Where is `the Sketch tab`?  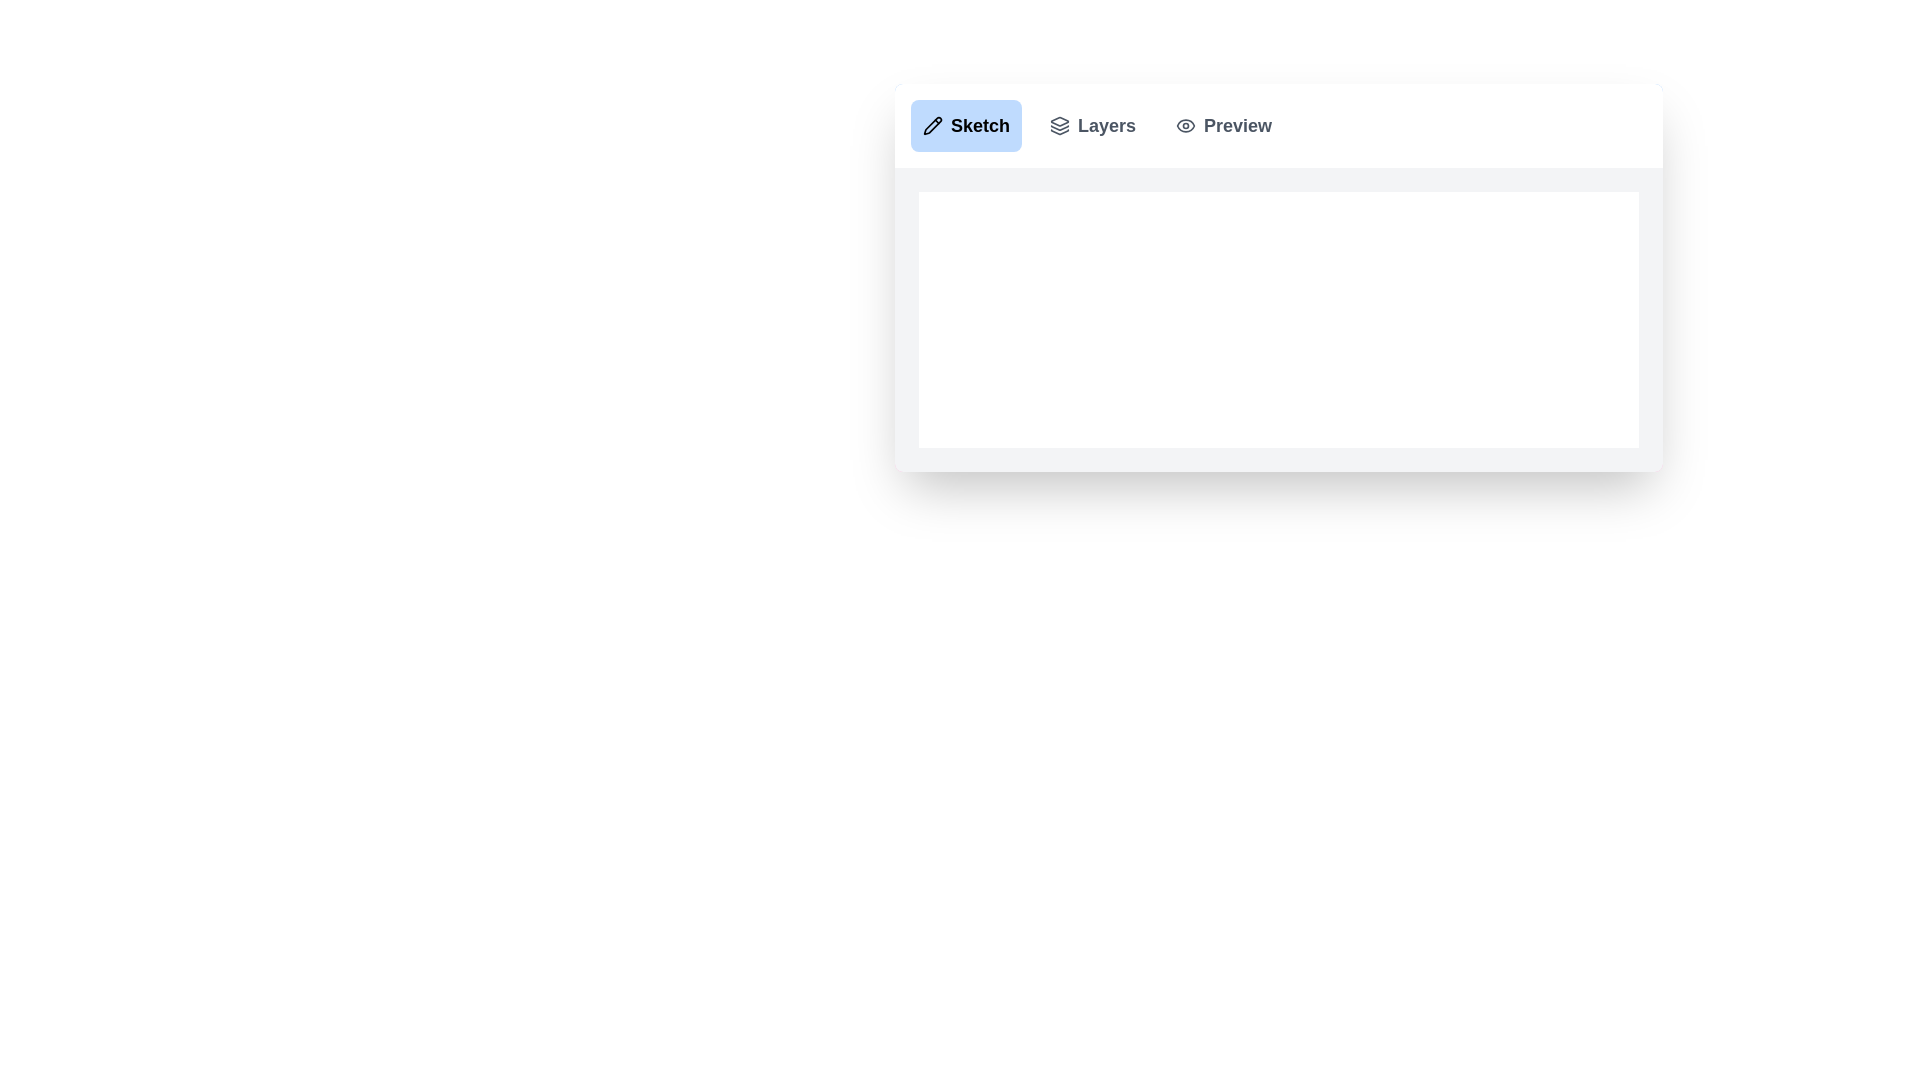
the Sketch tab is located at coordinates (966, 126).